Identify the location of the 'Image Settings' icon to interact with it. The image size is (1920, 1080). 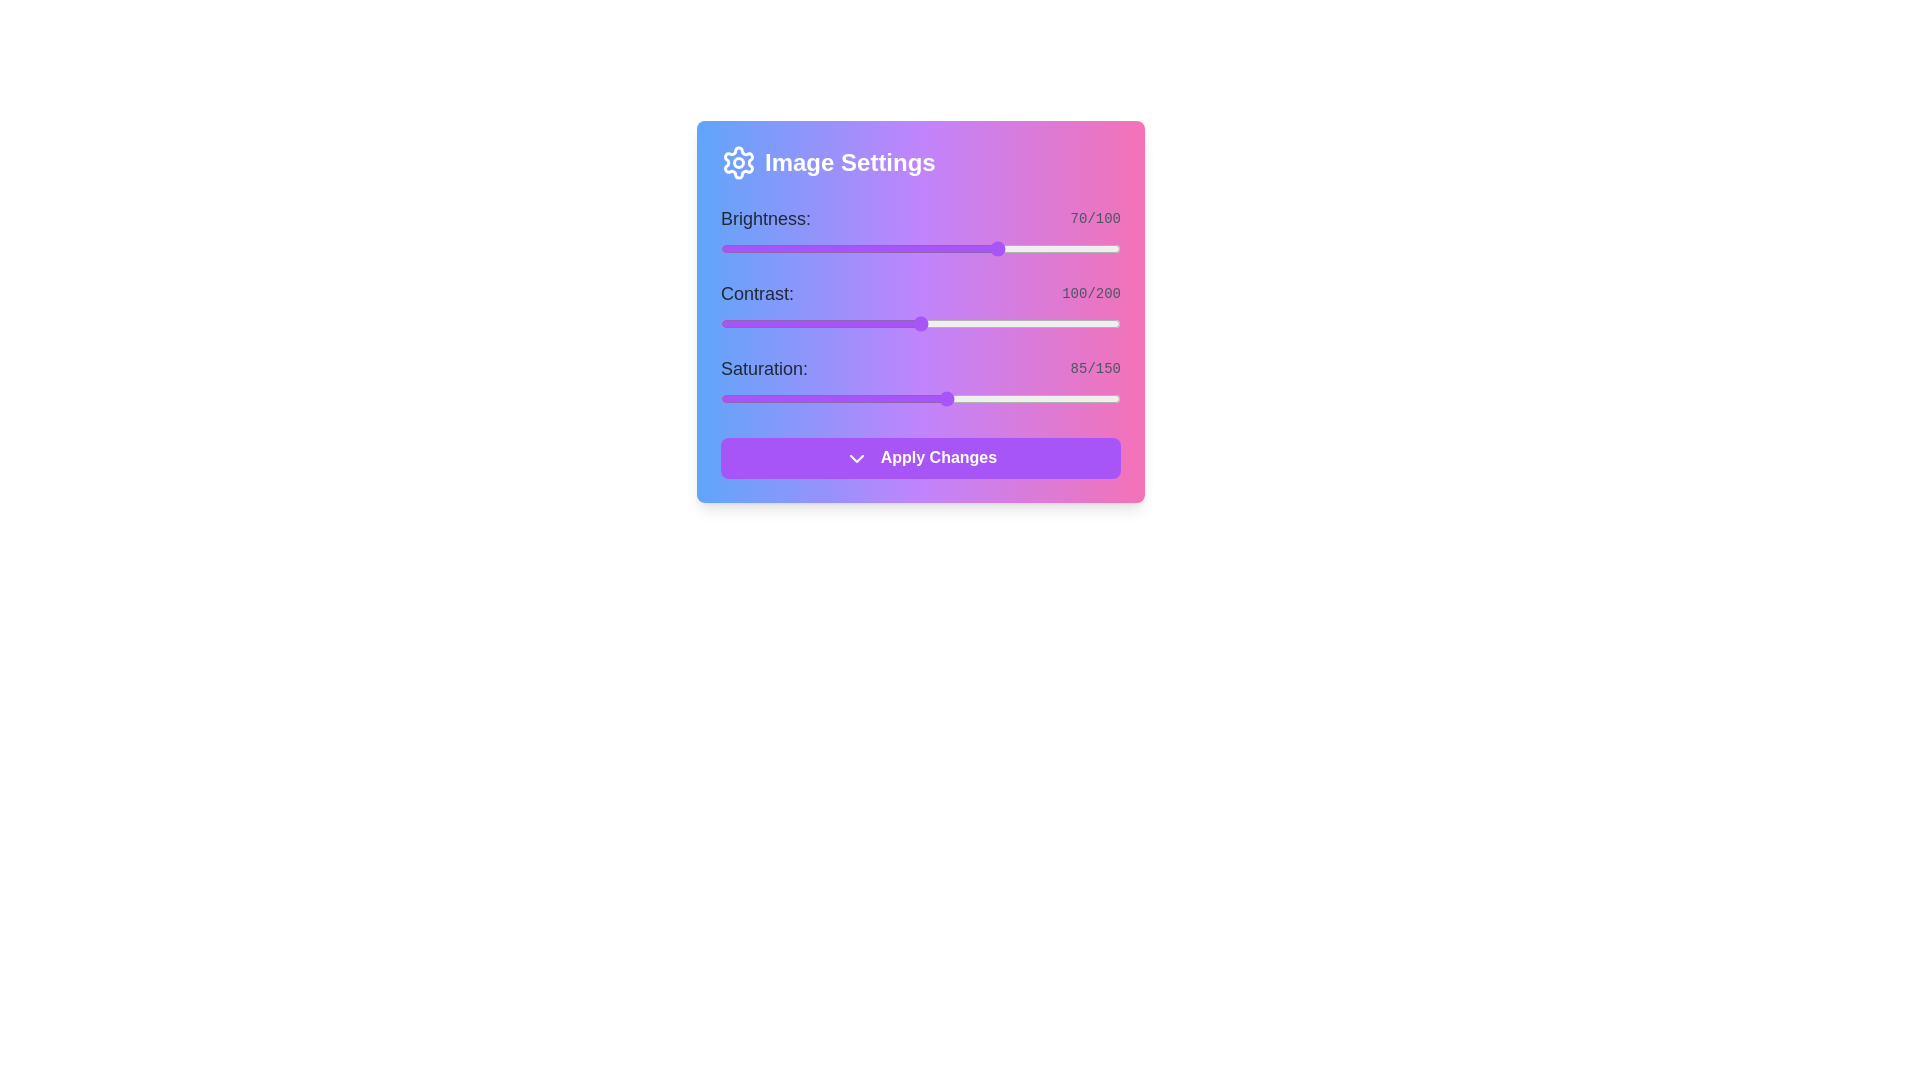
(738, 161).